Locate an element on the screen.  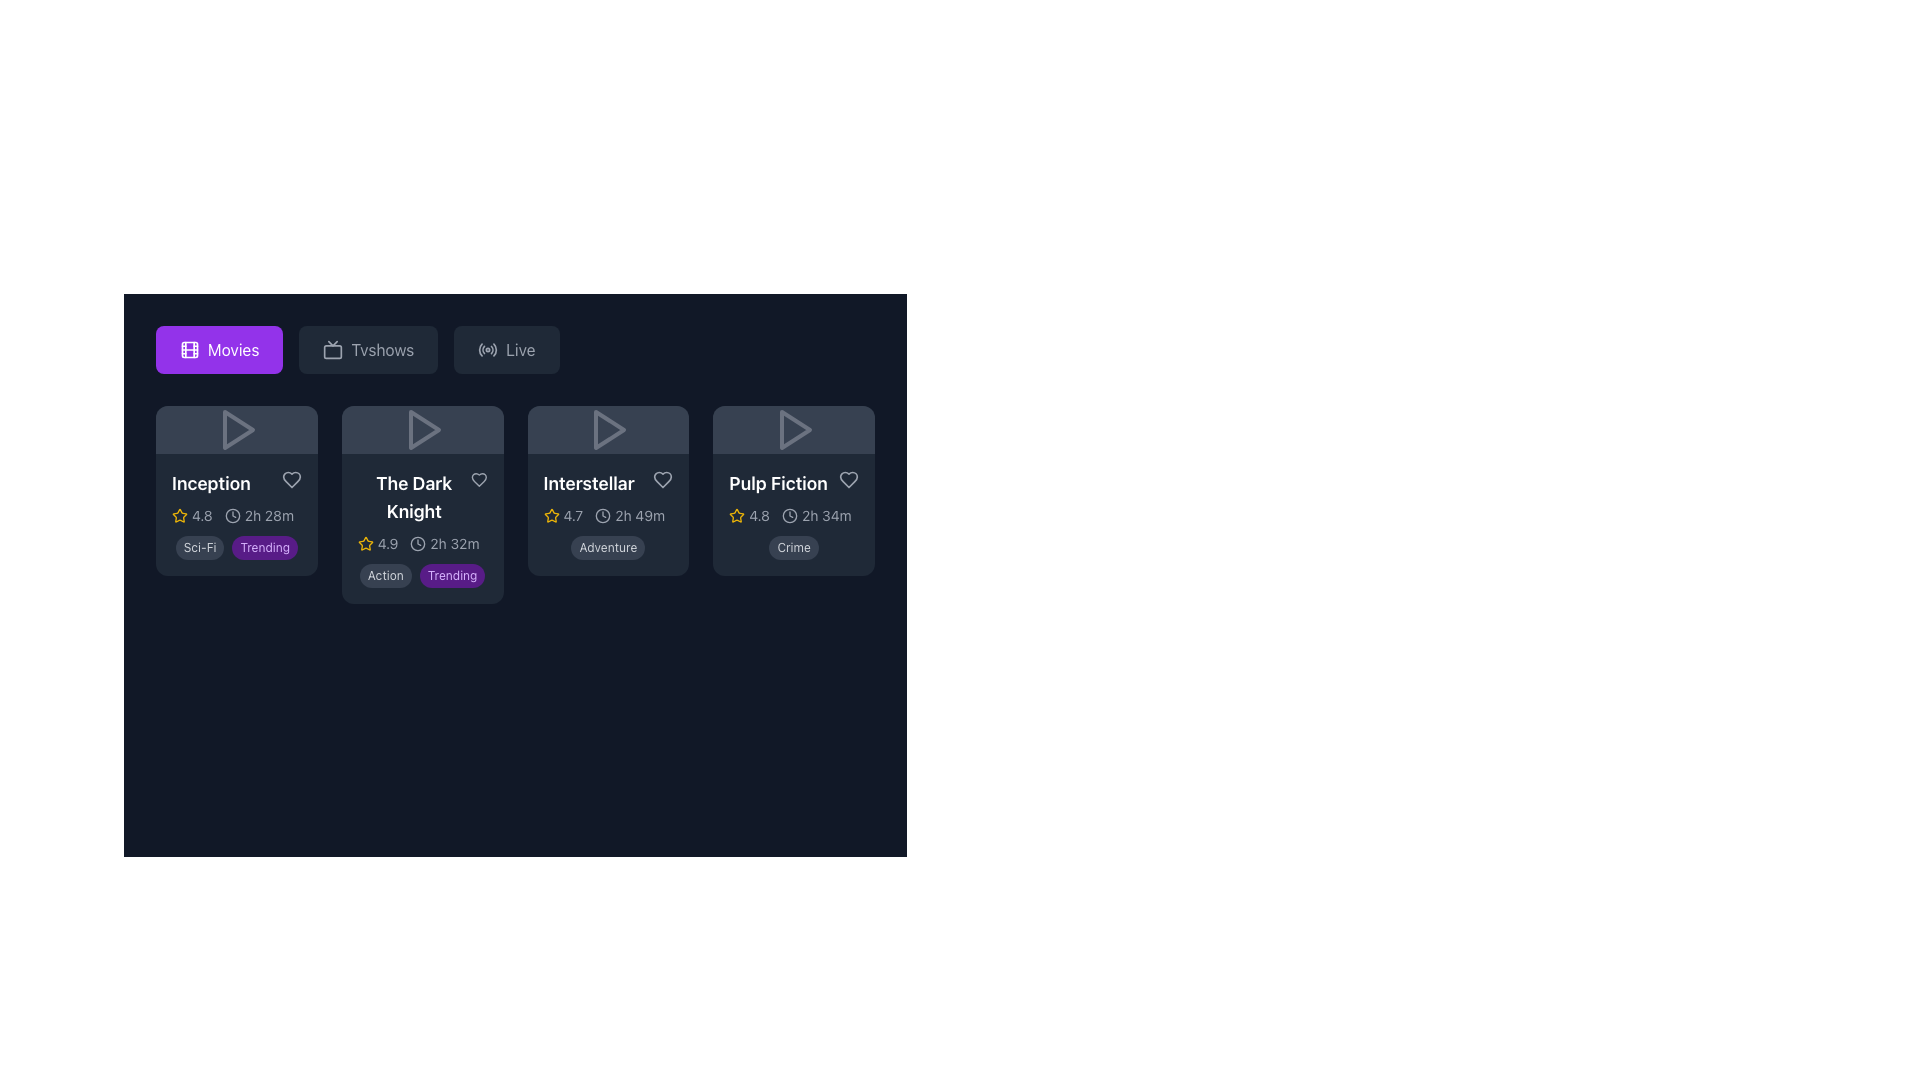
the movie card displaying information about 'Interstellar', which is the third item in the second row of movie cards is located at coordinates (607, 490).